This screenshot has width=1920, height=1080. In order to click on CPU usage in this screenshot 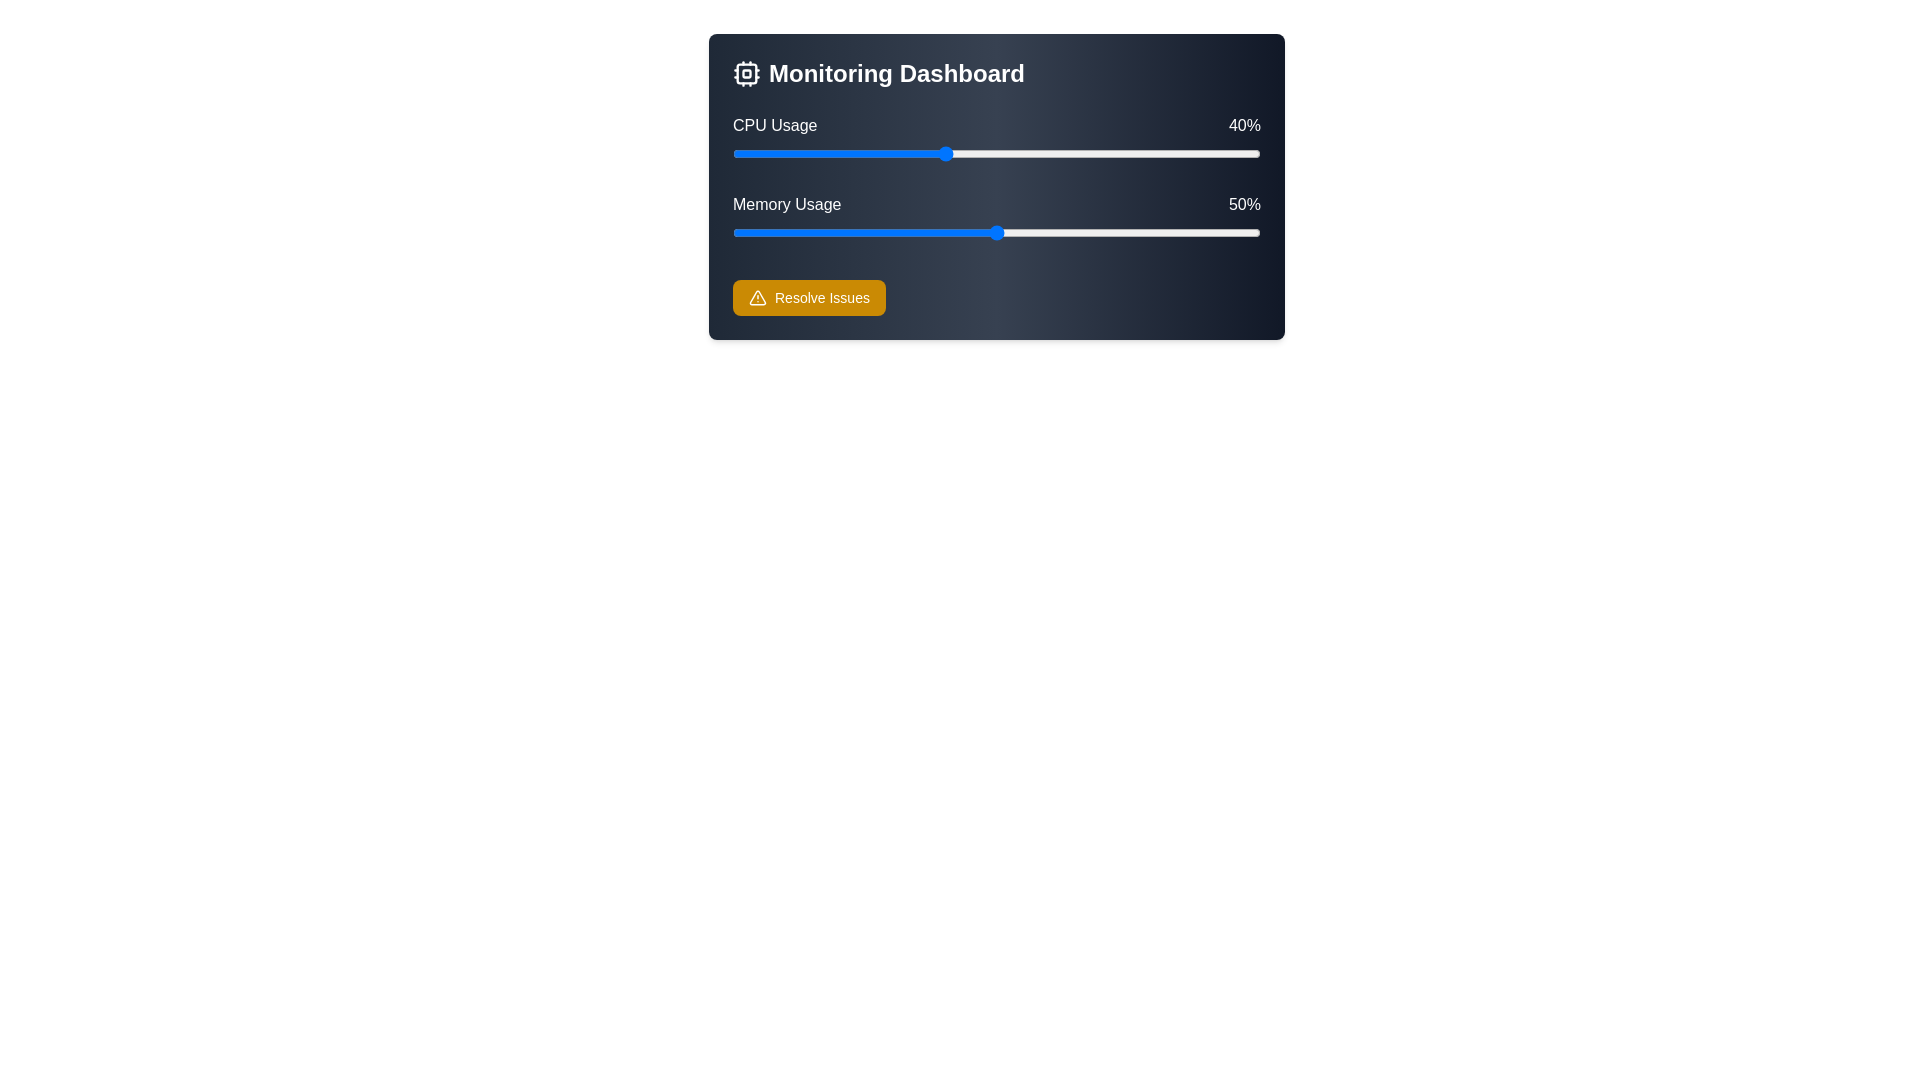, I will do `click(981, 153)`.